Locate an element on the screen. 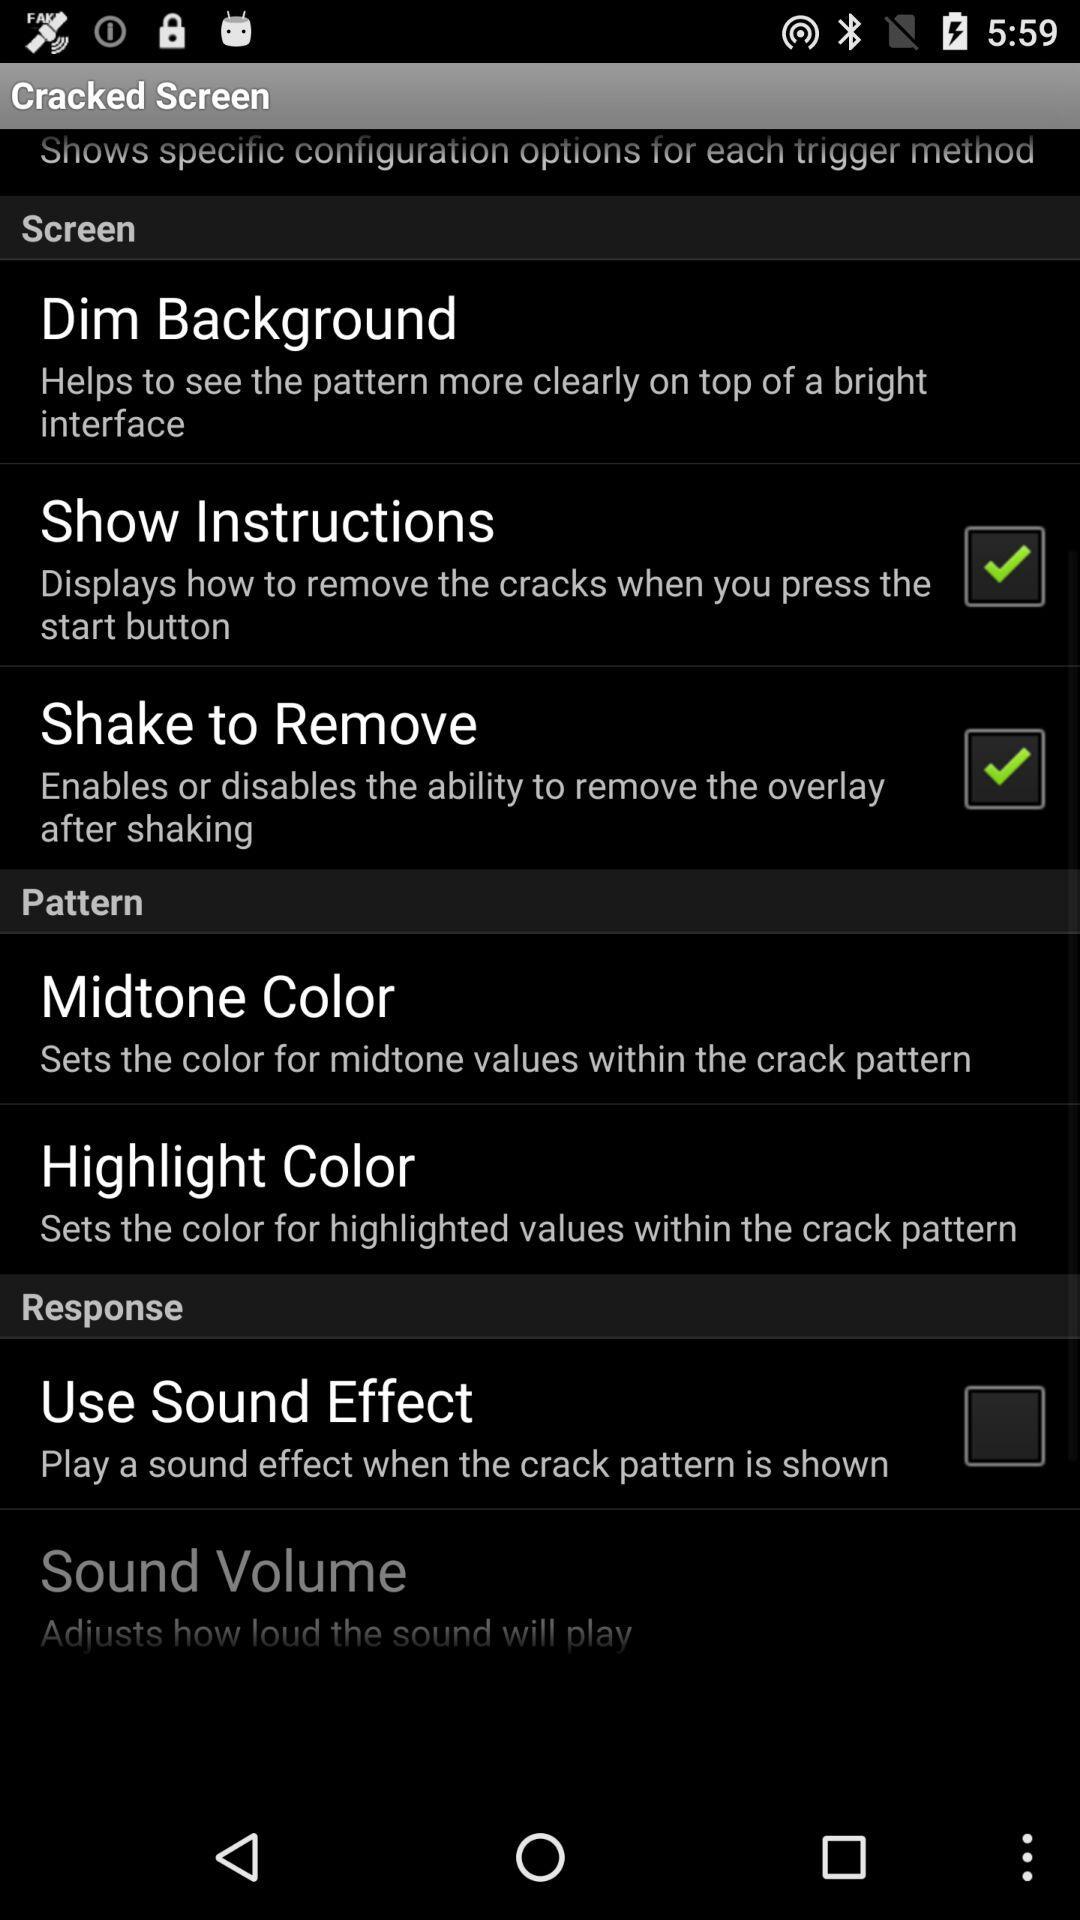  the response is located at coordinates (540, 1306).